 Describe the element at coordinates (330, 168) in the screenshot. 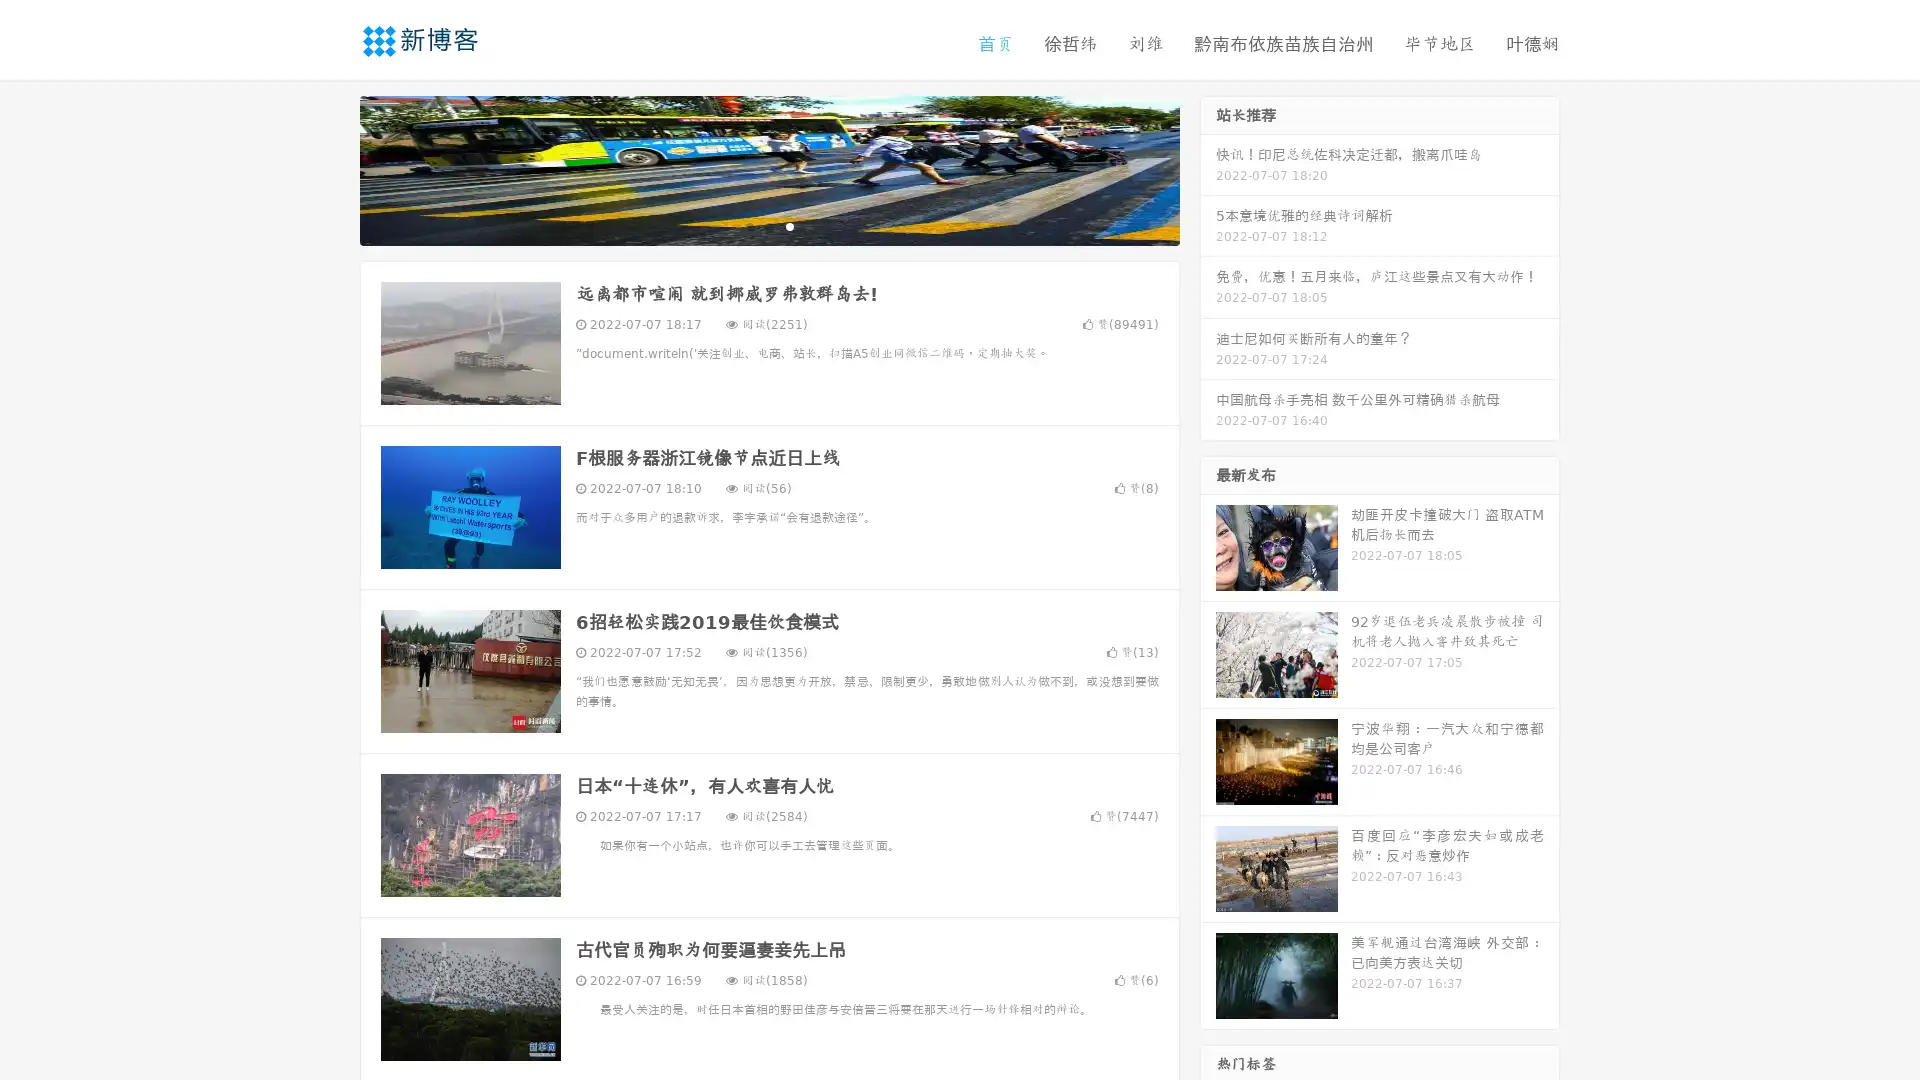

I see `Previous slide` at that location.